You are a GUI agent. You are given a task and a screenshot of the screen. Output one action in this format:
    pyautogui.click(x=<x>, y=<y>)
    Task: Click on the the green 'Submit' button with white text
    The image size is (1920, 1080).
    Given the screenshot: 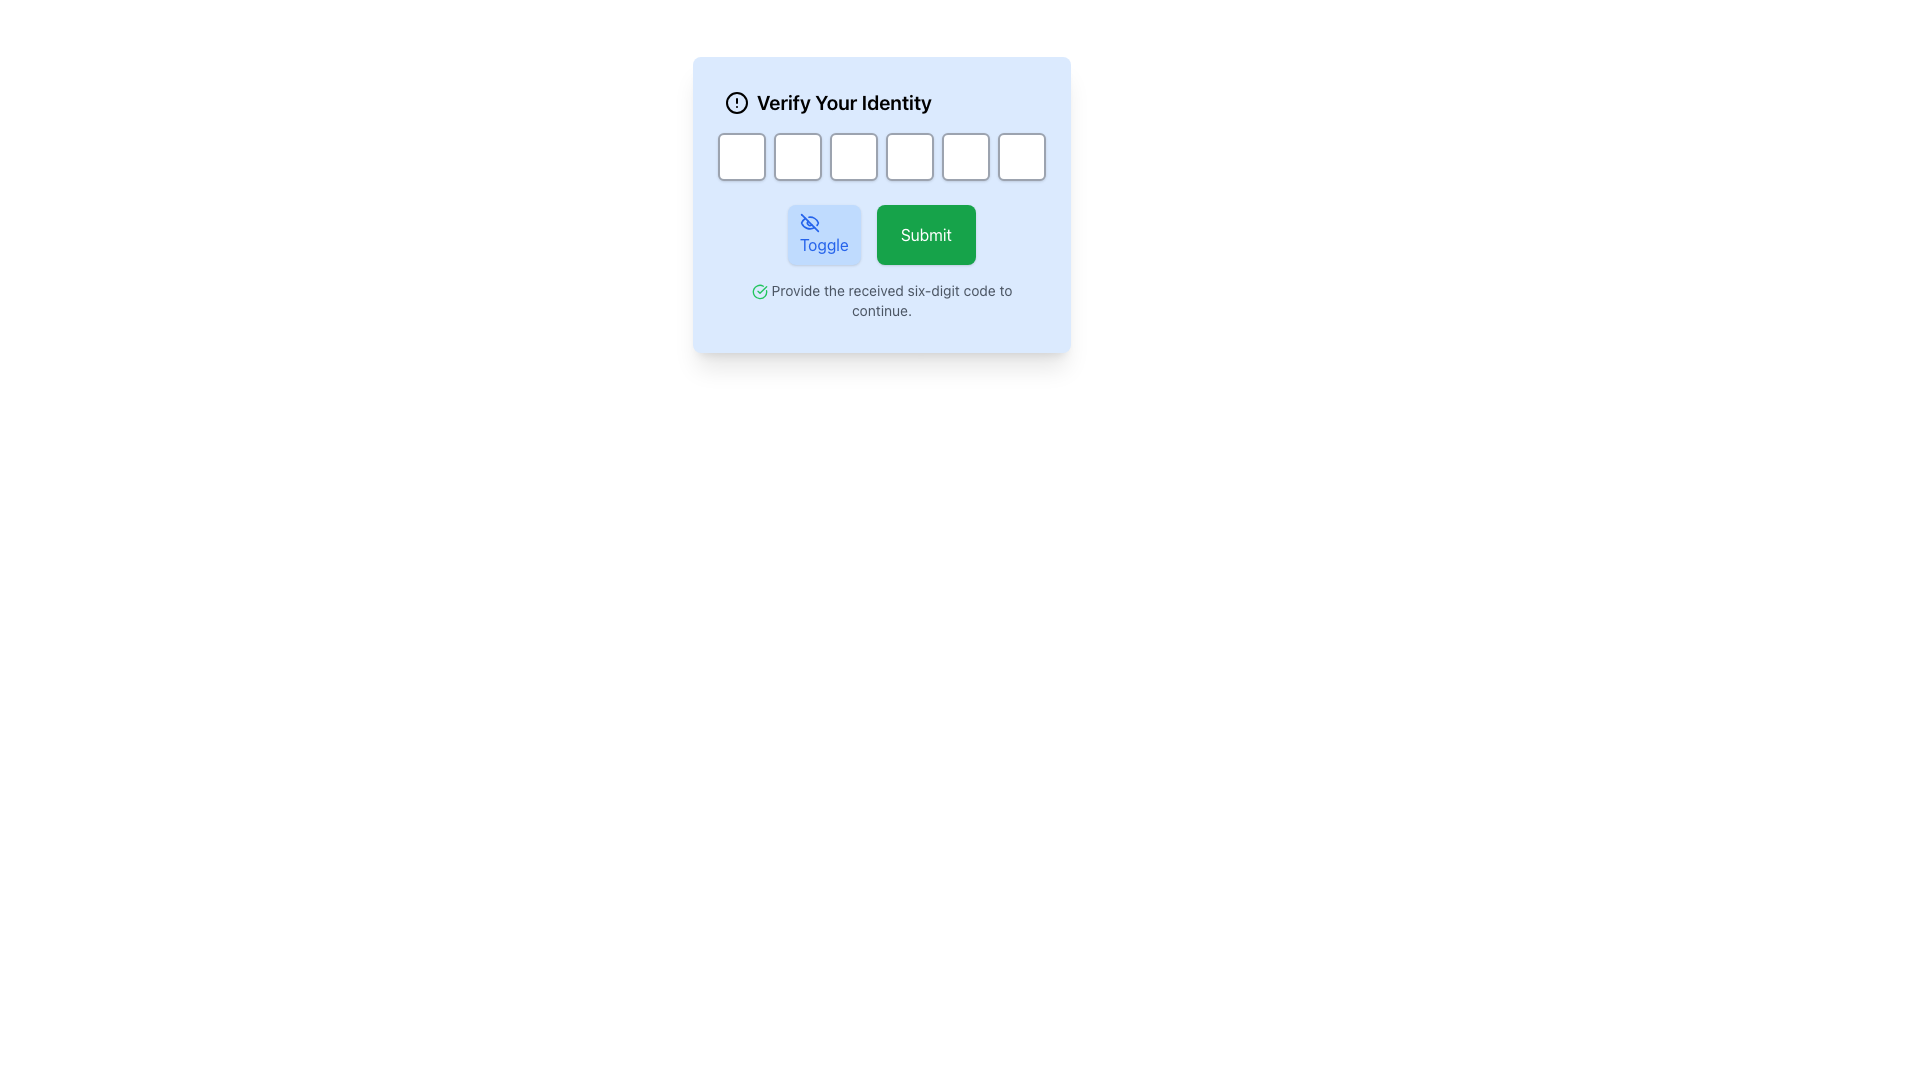 What is the action you would take?
    pyautogui.click(x=925, y=234)
    